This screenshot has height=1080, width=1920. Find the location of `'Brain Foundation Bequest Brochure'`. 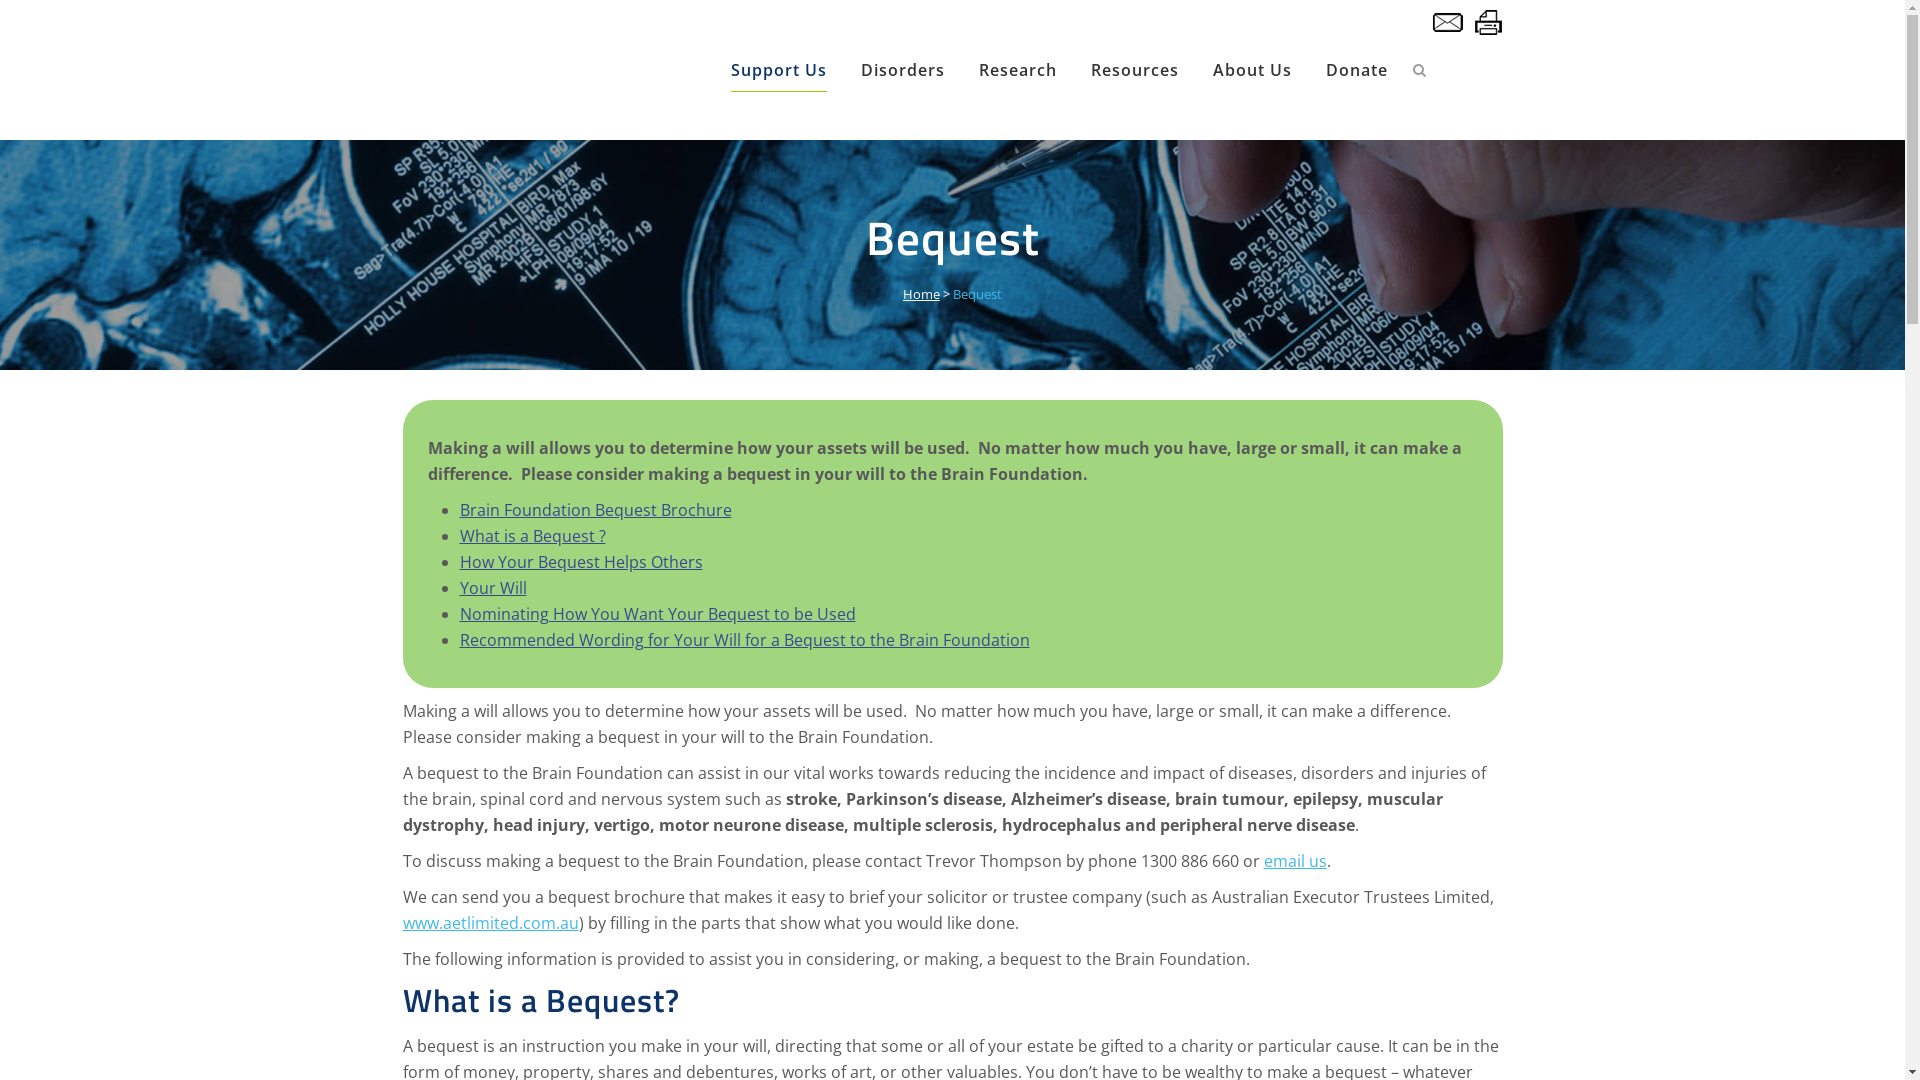

'Brain Foundation Bequest Brochure' is located at coordinates (594, 508).